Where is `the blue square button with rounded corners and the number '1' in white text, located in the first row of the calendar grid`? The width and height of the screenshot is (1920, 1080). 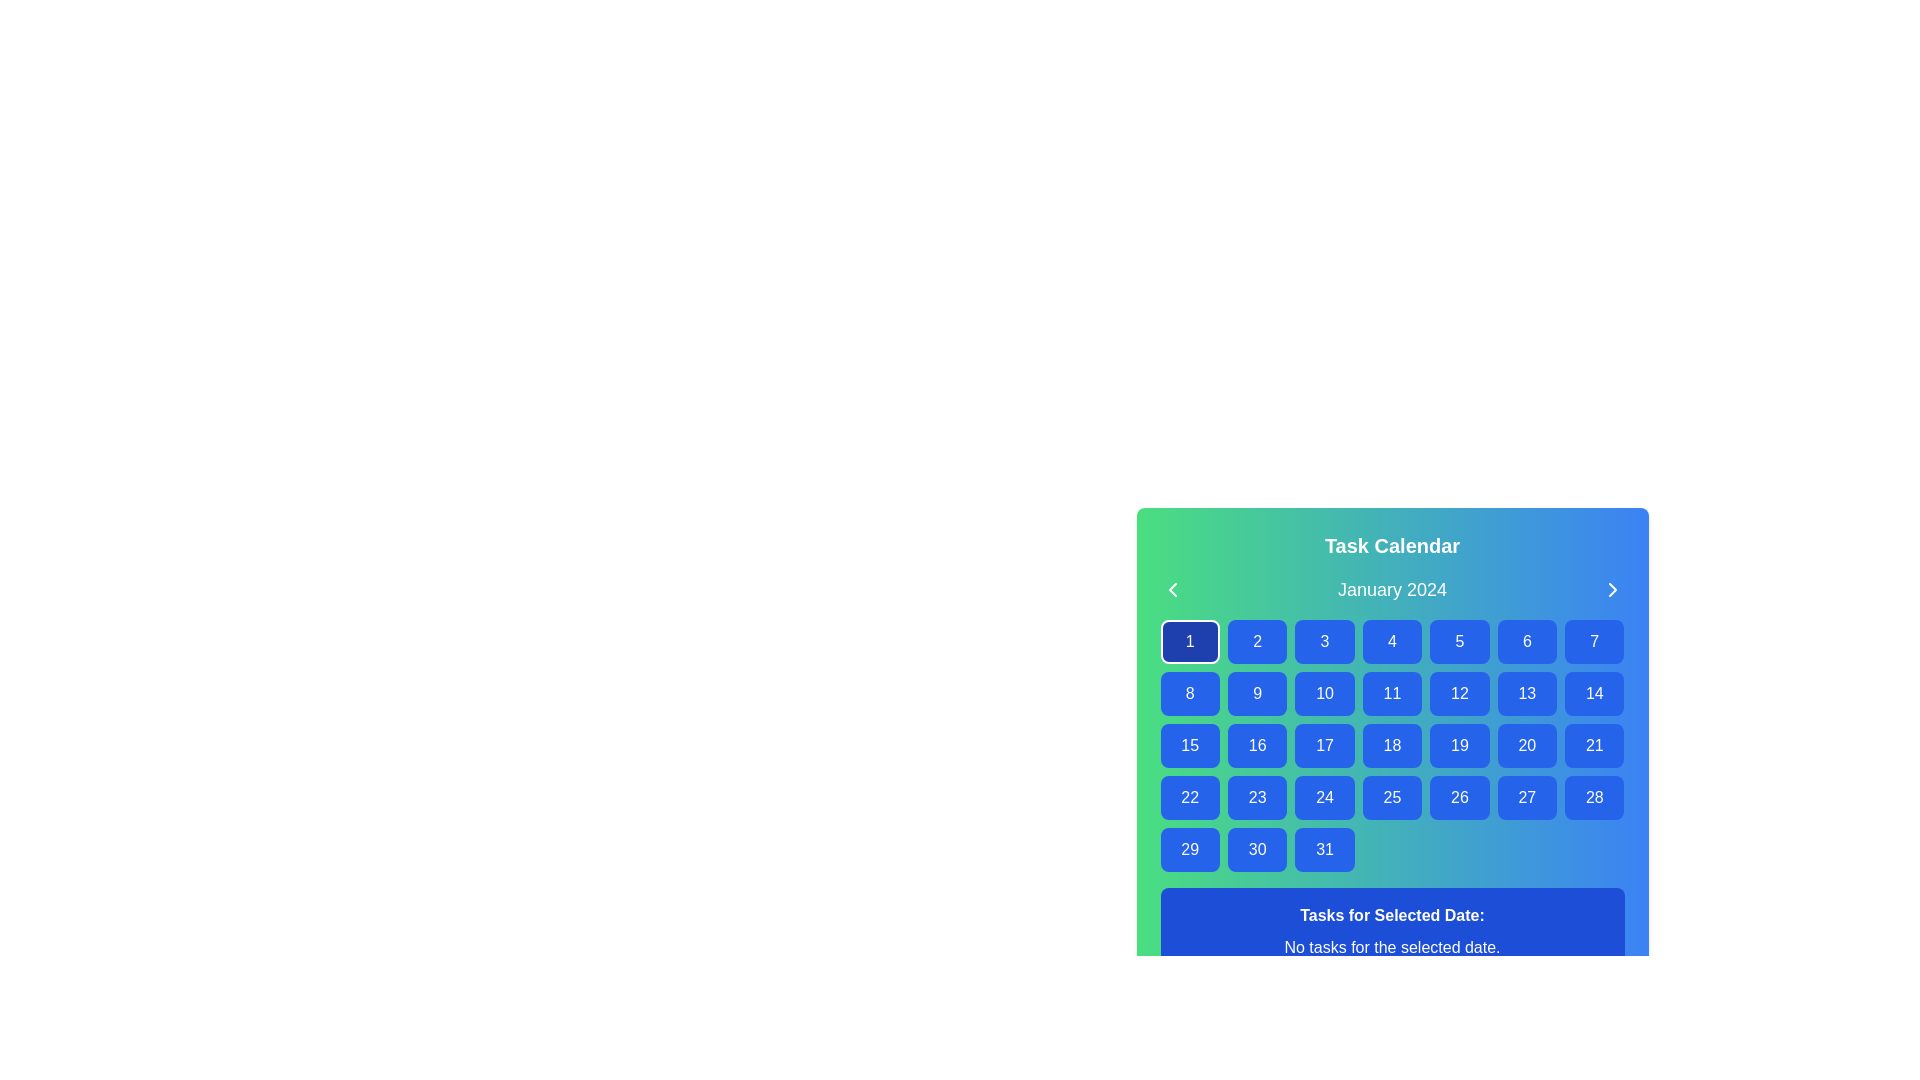
the blue square button with rounded corners and the number '1' in white text, located in the first row of the calendar grid is located at coordinates (1190, 641).